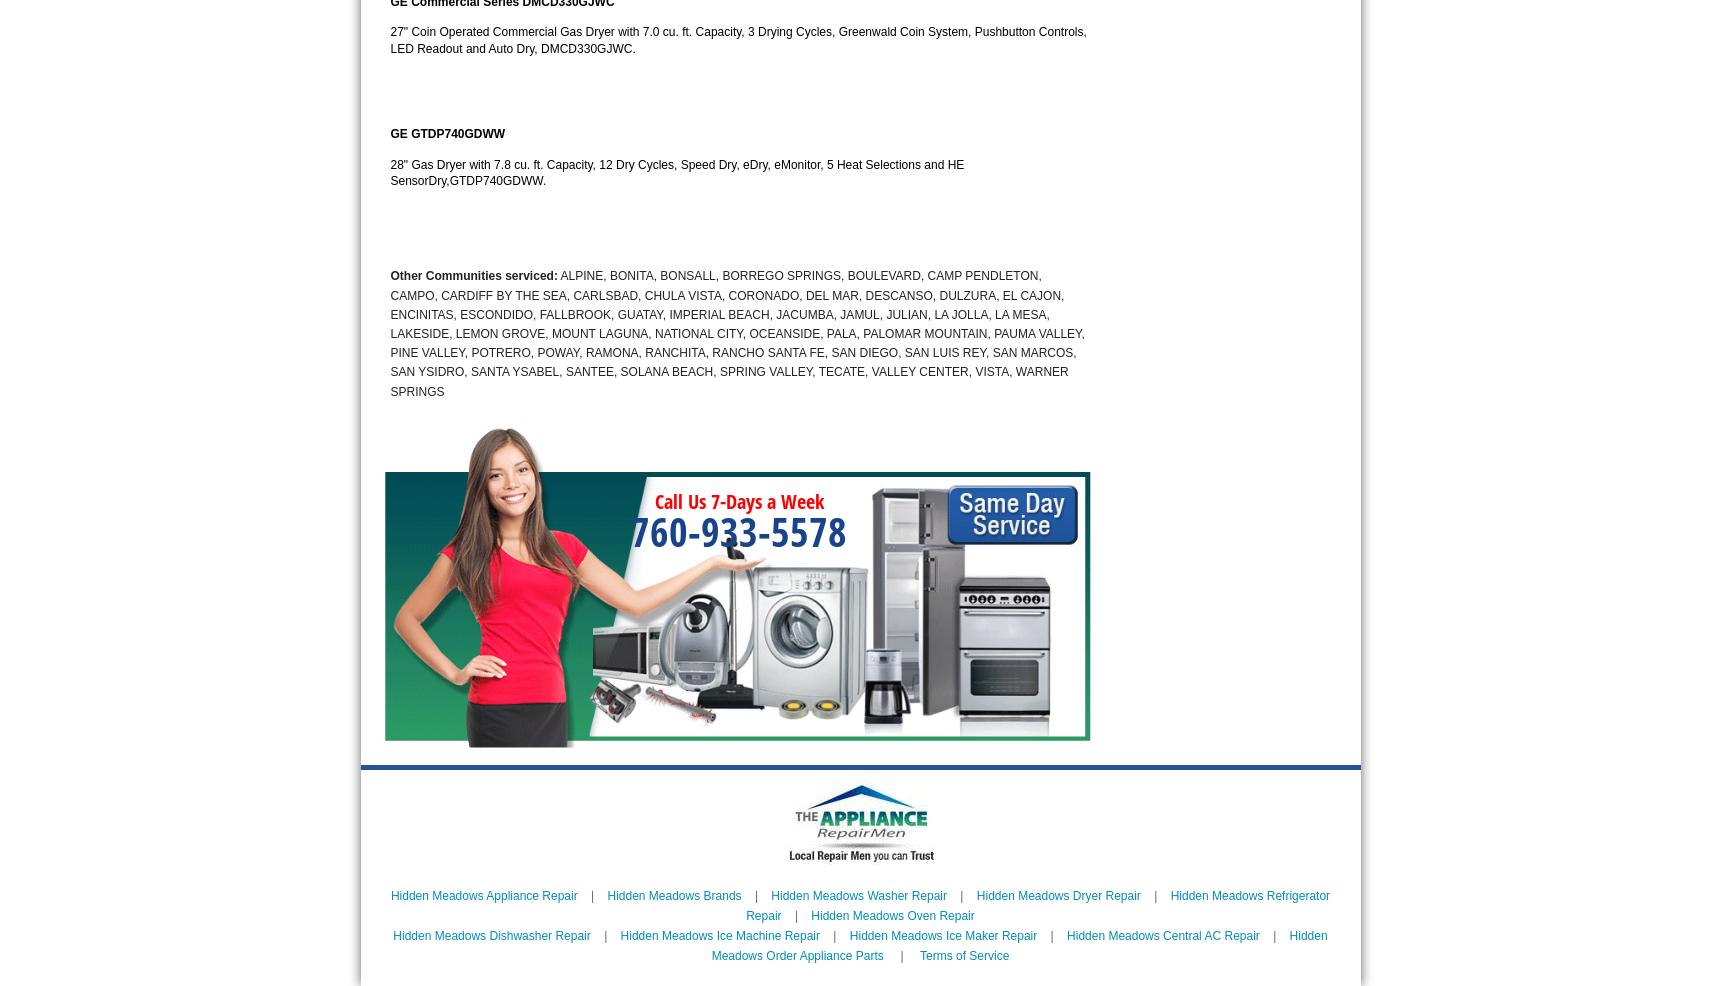 The image size is (1721, 986). Describe the element at coordinates (962, 955) in the screenshot. I see `'Terms of Service'` at that location.